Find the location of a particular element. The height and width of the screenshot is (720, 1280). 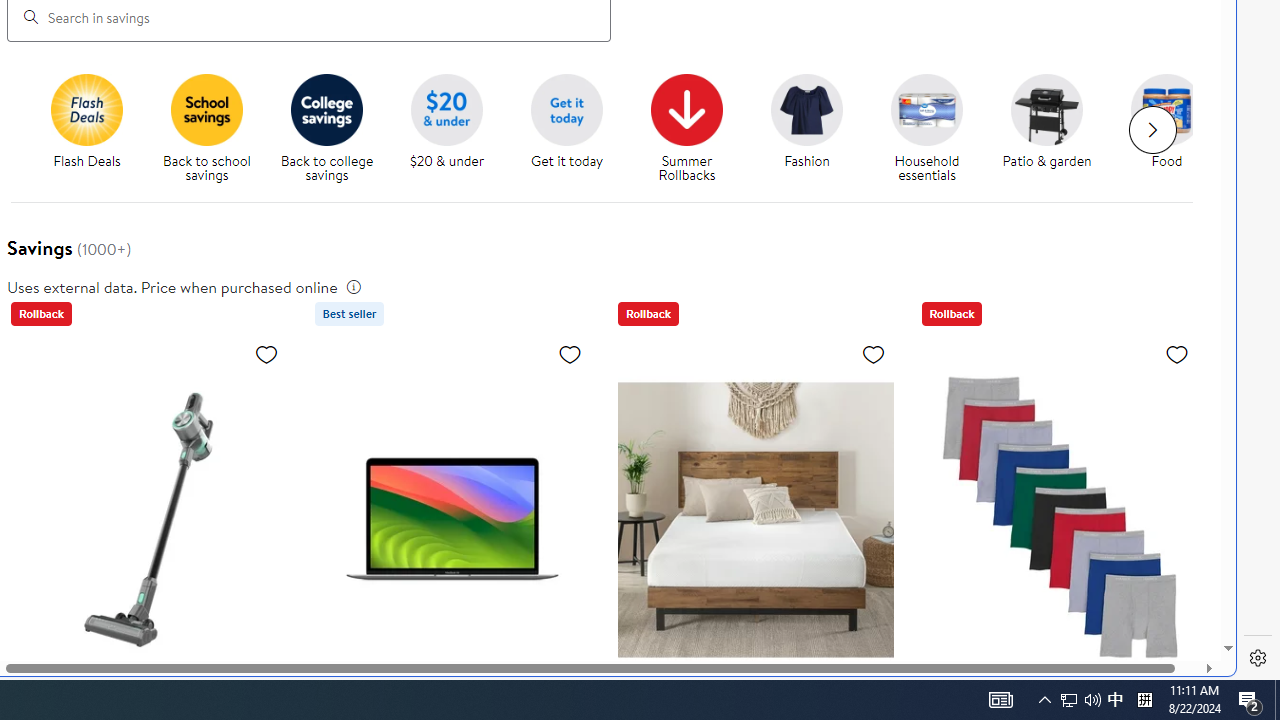

'legal information' is located at coordinates (353, 286).